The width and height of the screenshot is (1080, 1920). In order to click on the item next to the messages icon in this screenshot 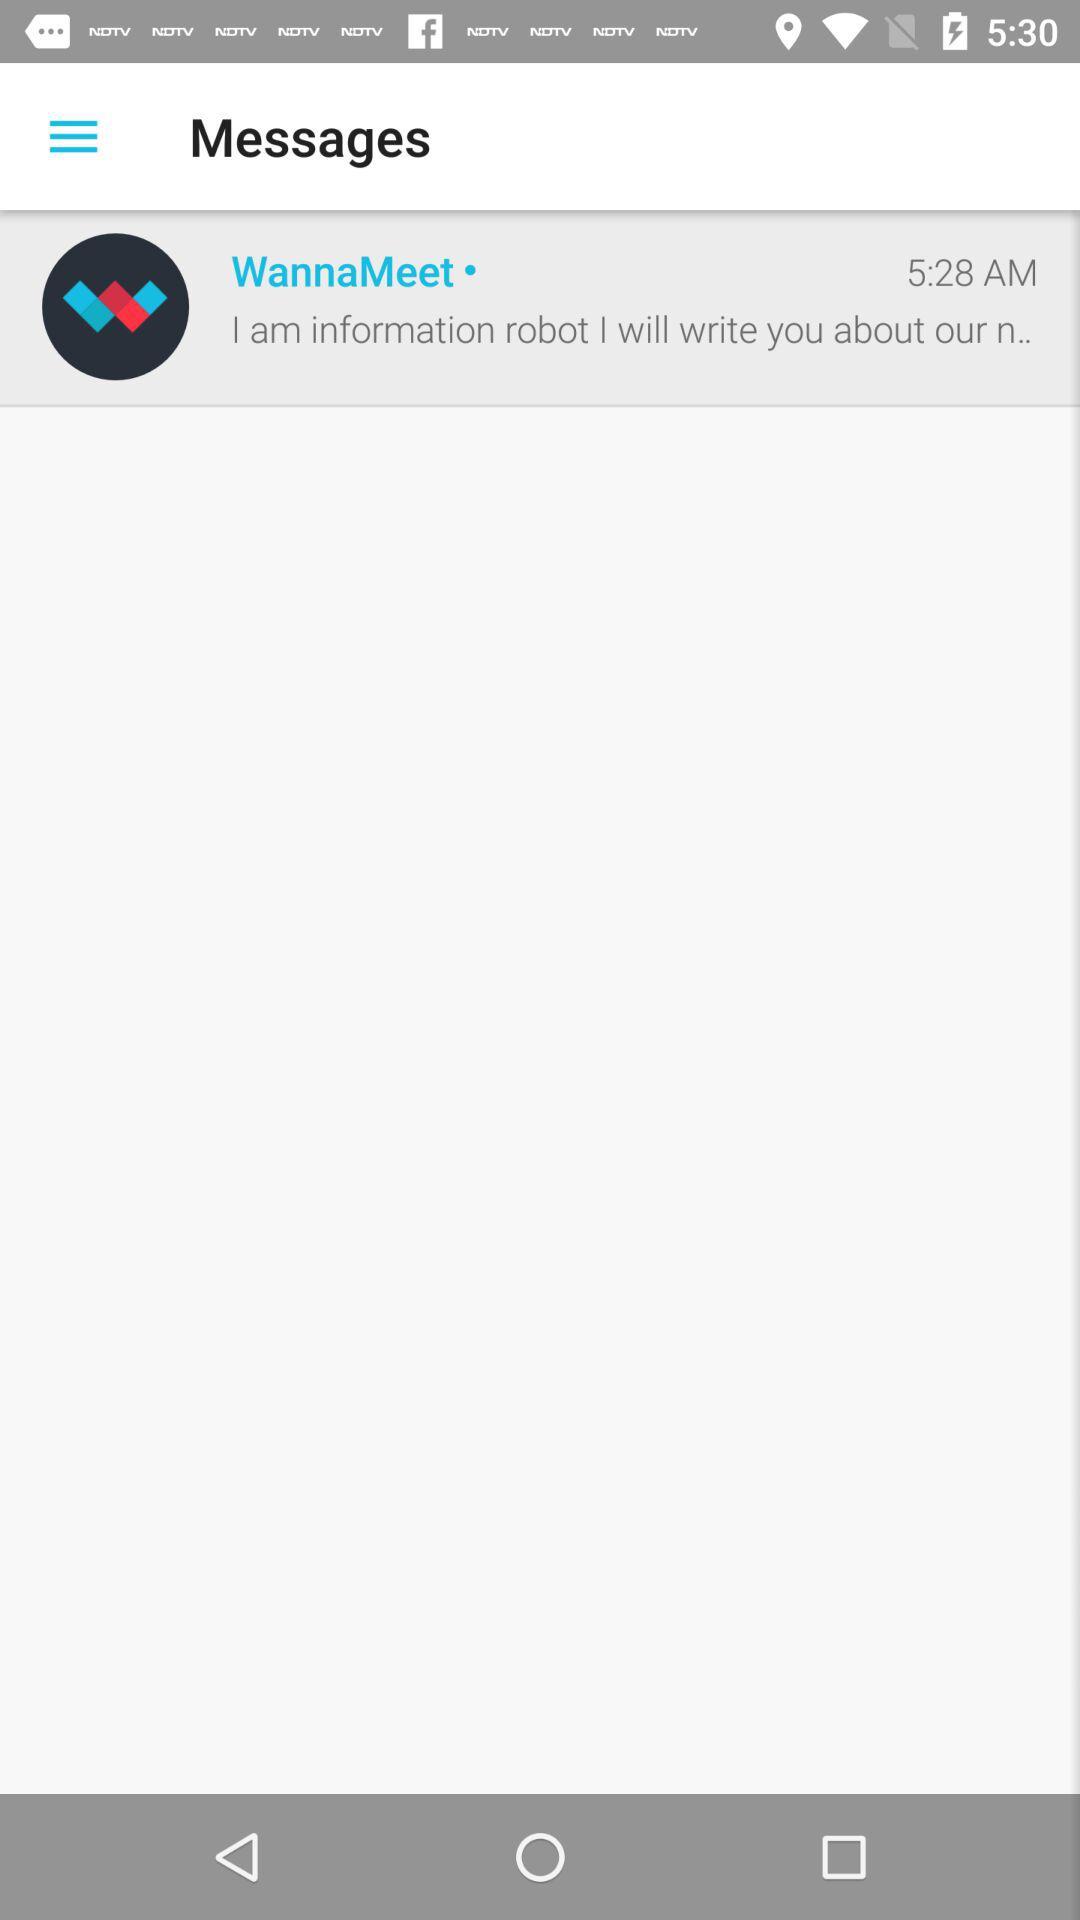, I will do `click(72, 135)`.